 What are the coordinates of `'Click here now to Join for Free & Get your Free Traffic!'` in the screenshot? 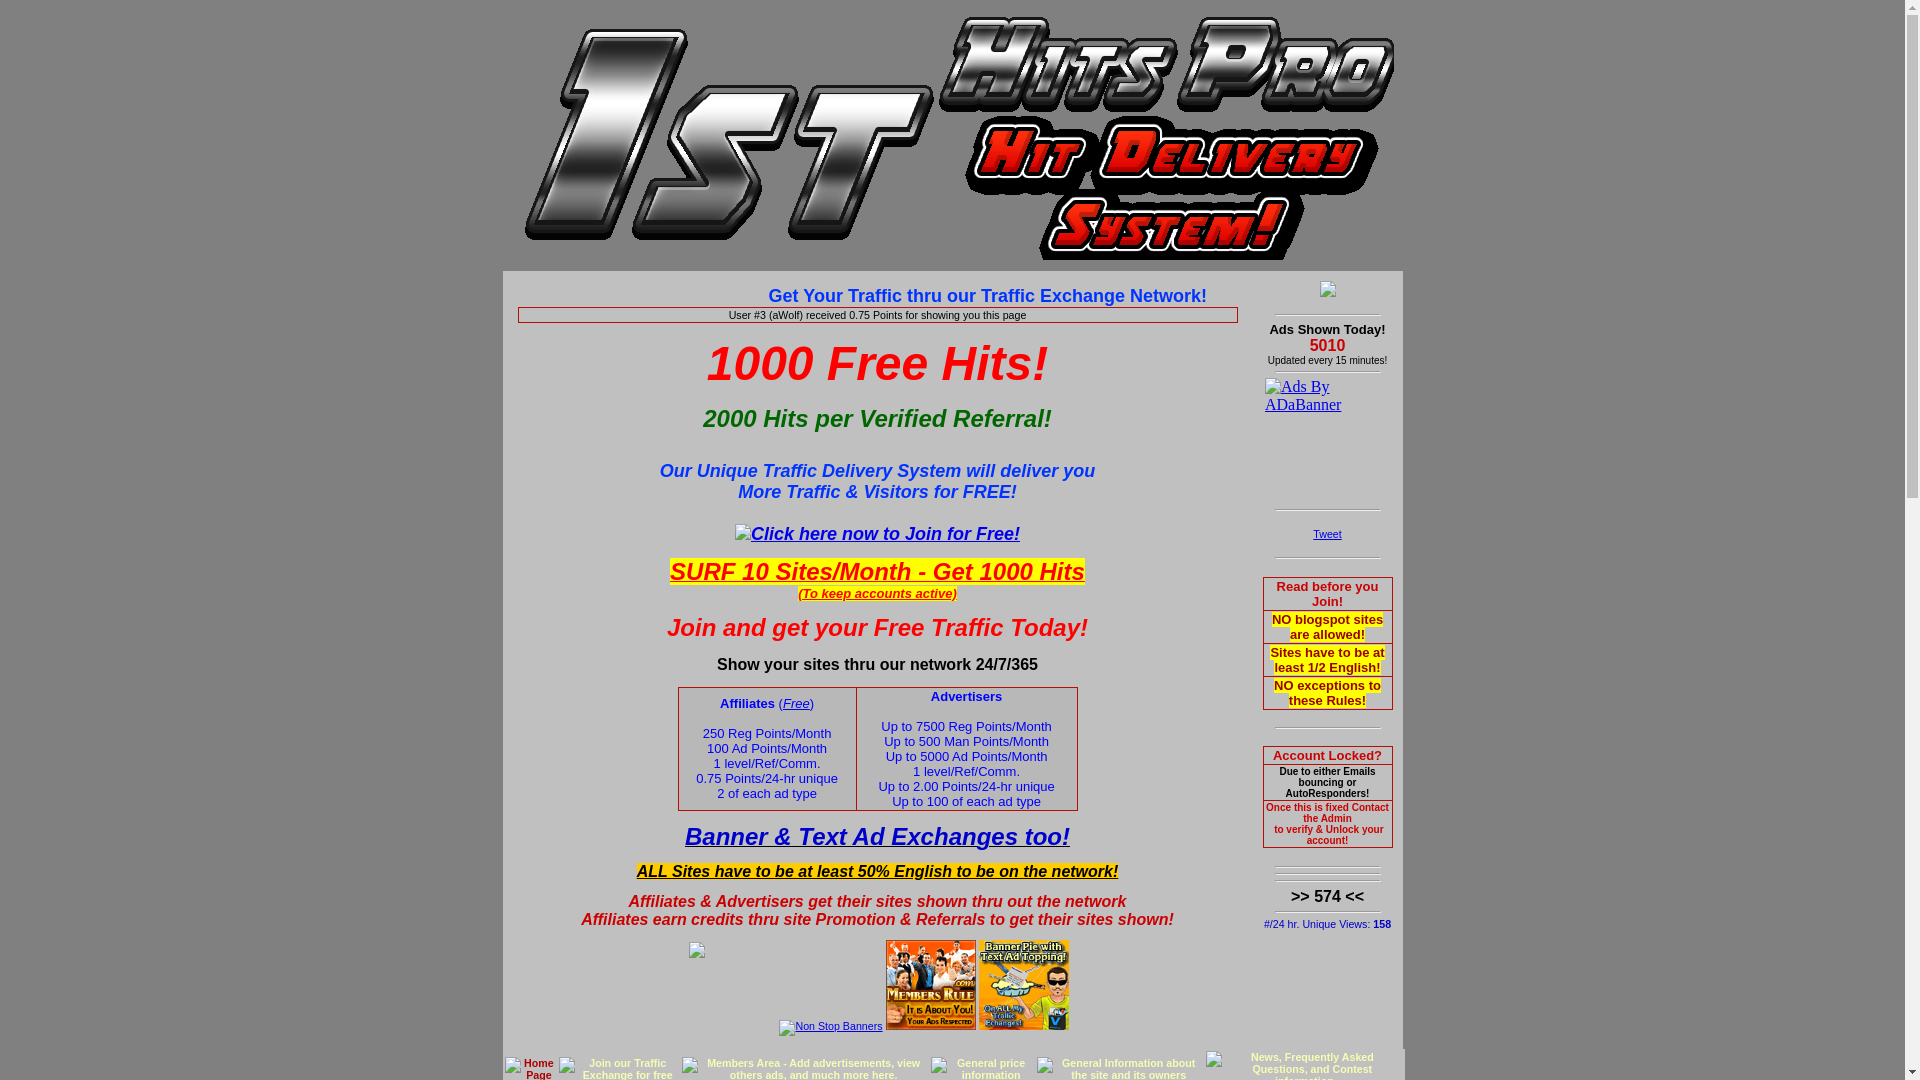 It's located at (877, 532).